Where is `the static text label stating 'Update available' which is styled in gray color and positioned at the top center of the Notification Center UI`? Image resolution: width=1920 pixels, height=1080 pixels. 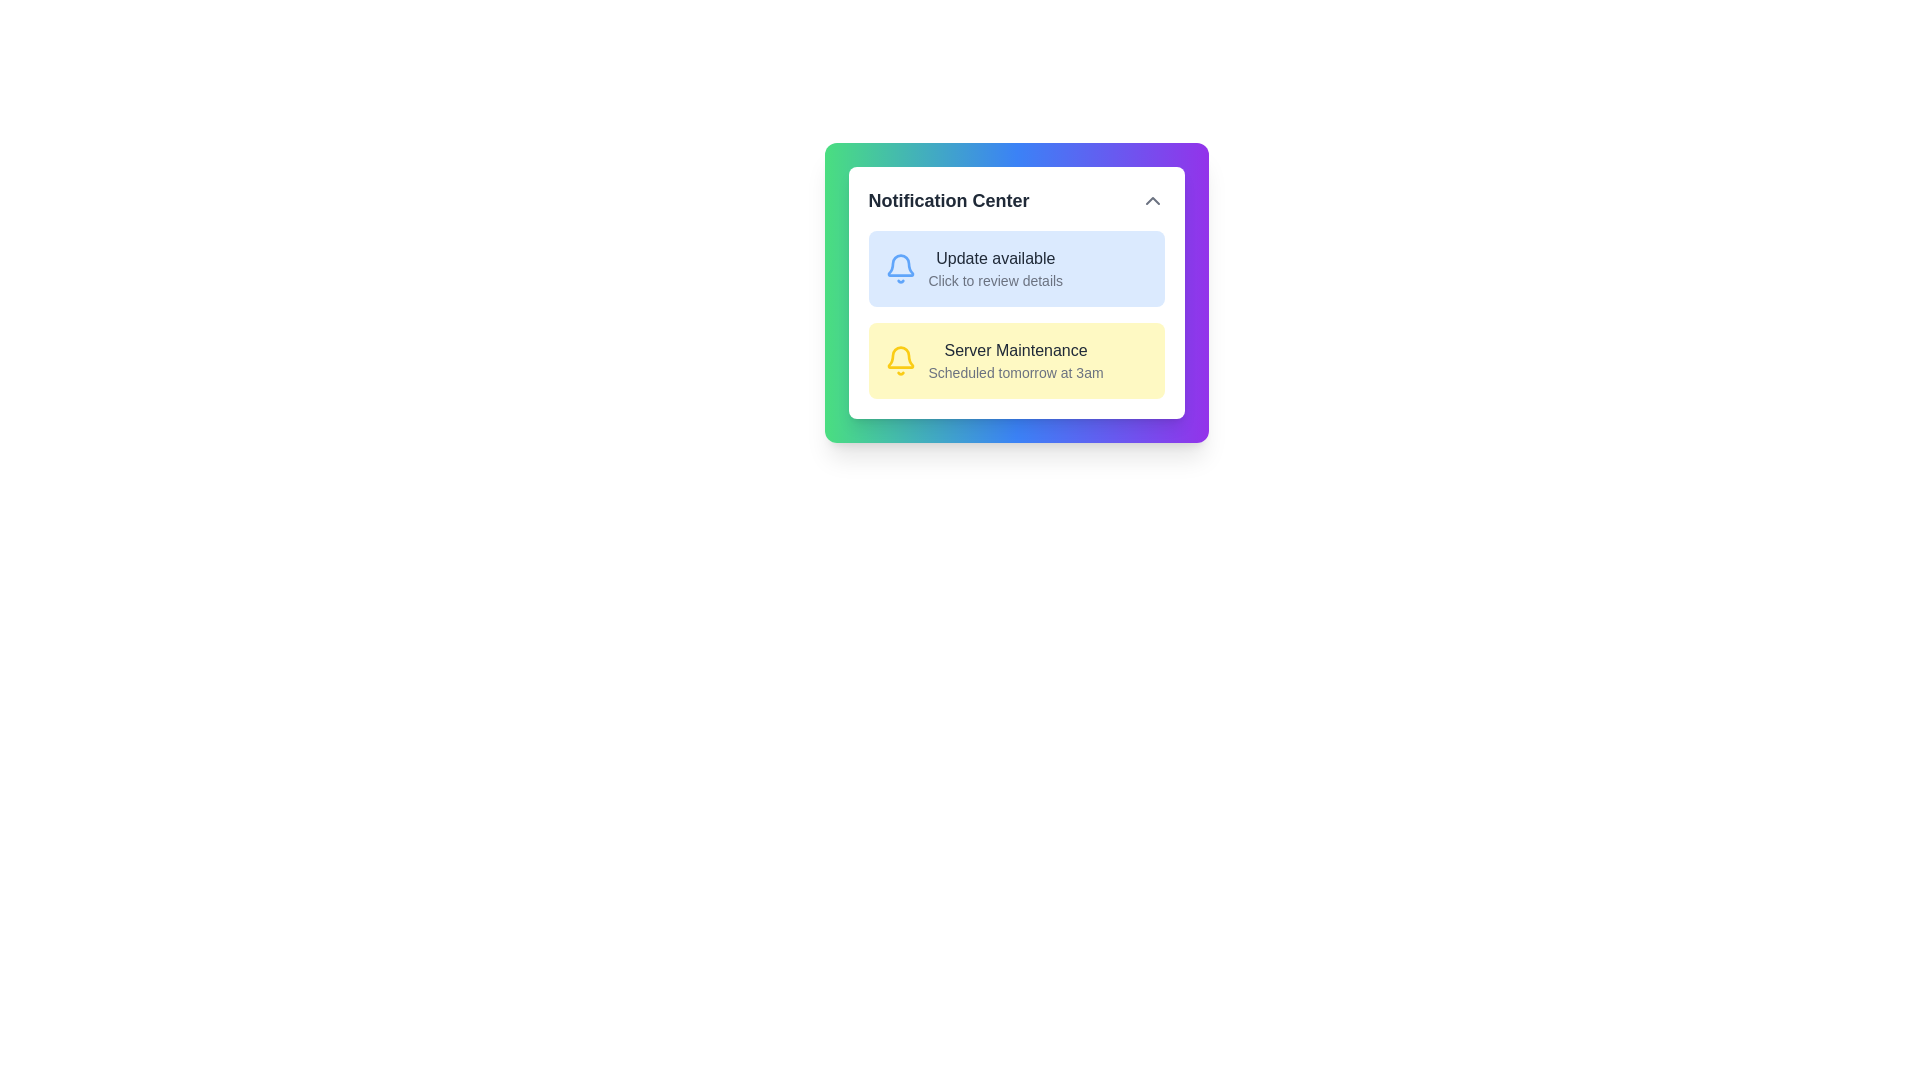 the static text label stating 'Update available' which is styled in gray color and positioned at the top center of the Notification Center UI is located at coordinates (995, 257).